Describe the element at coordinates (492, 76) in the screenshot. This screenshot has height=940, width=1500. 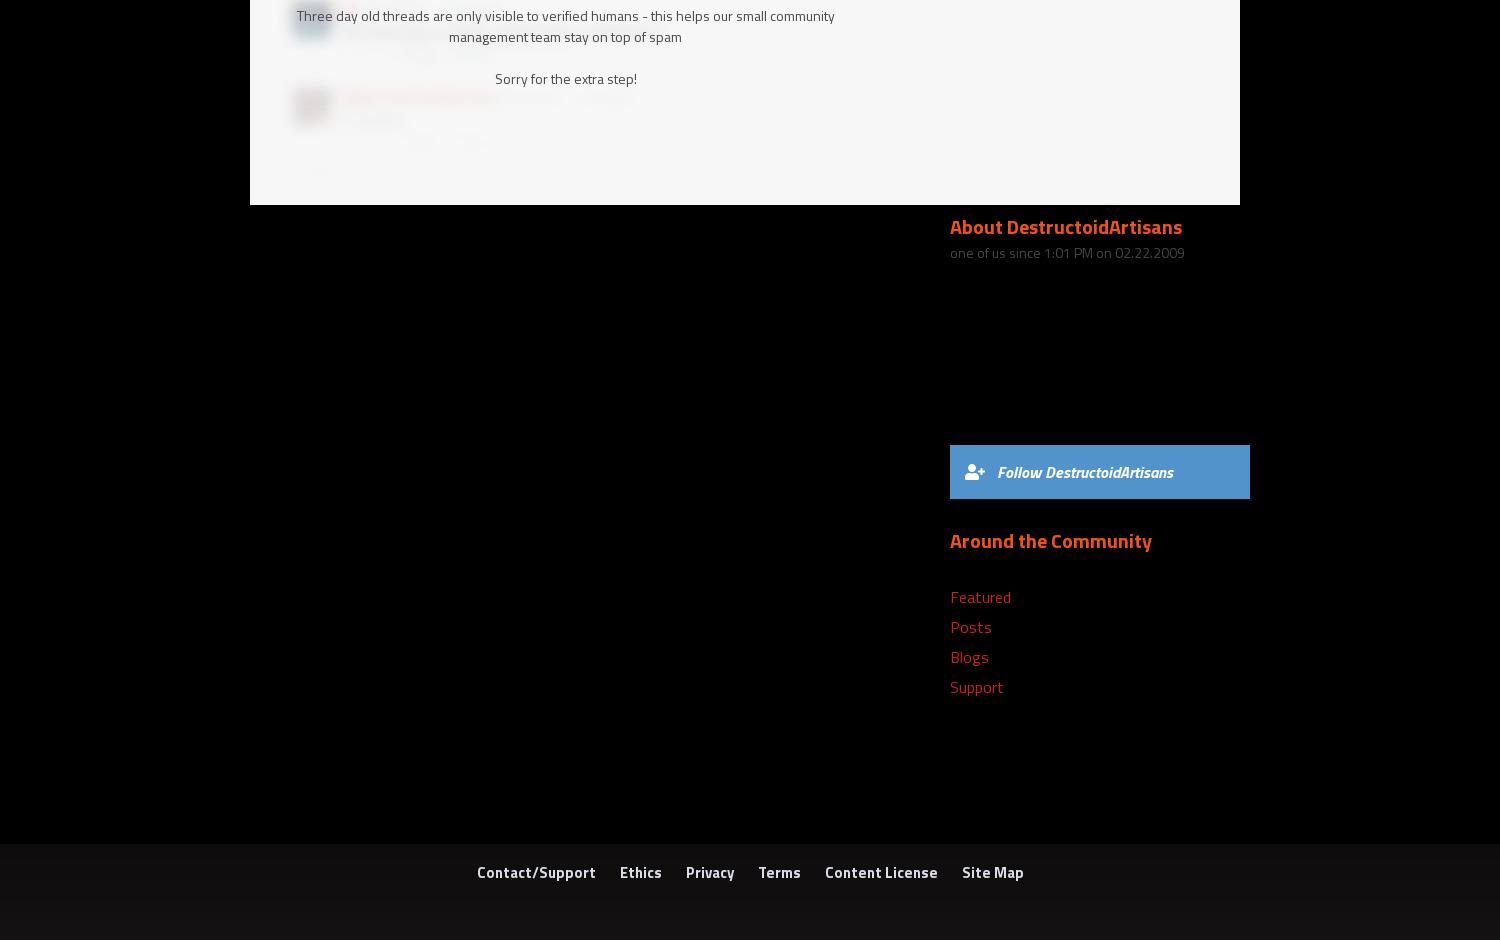
I see `'Sorry for the extra step!'` at that location.